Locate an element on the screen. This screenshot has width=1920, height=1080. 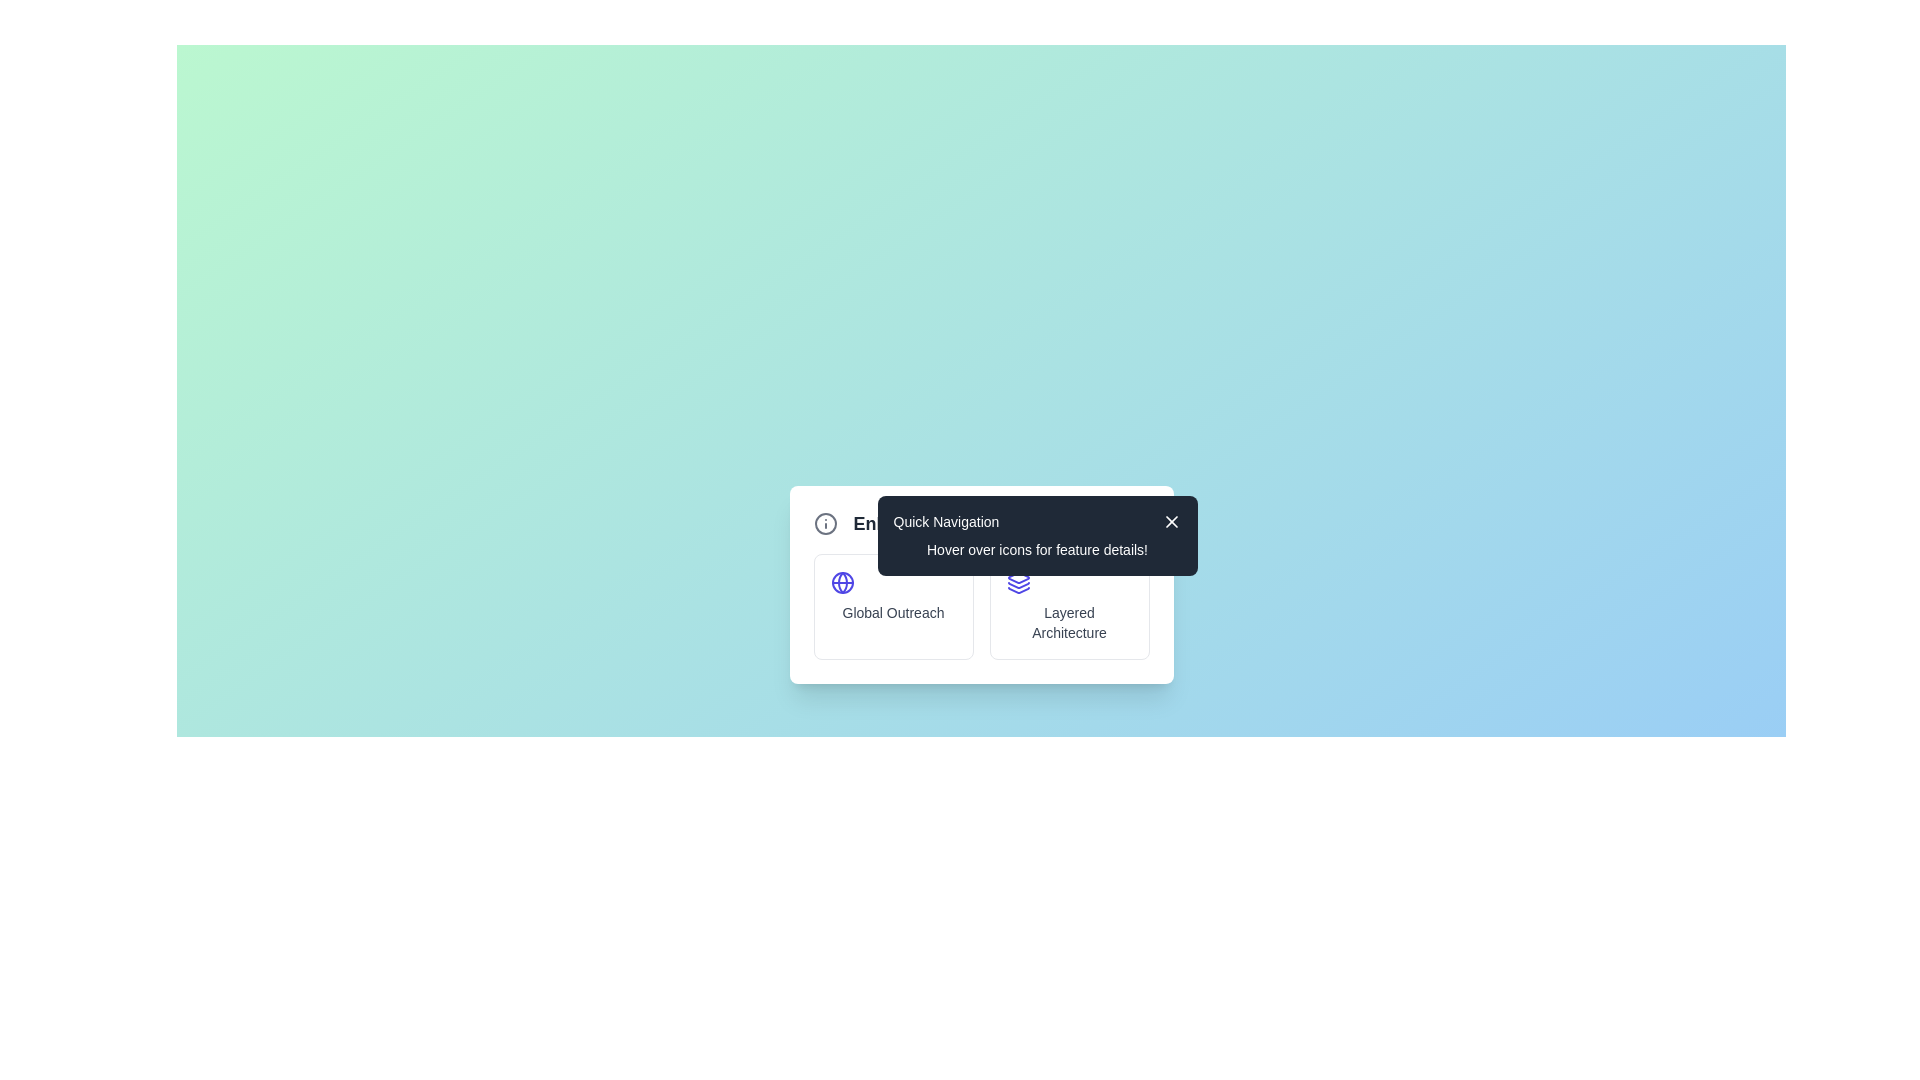
the interactive card labeled 'Layered Architecture', which is the second item in a two-column grid layout, located to the right of the 'Global Outreach' element is located at coordinates (1068, 605).